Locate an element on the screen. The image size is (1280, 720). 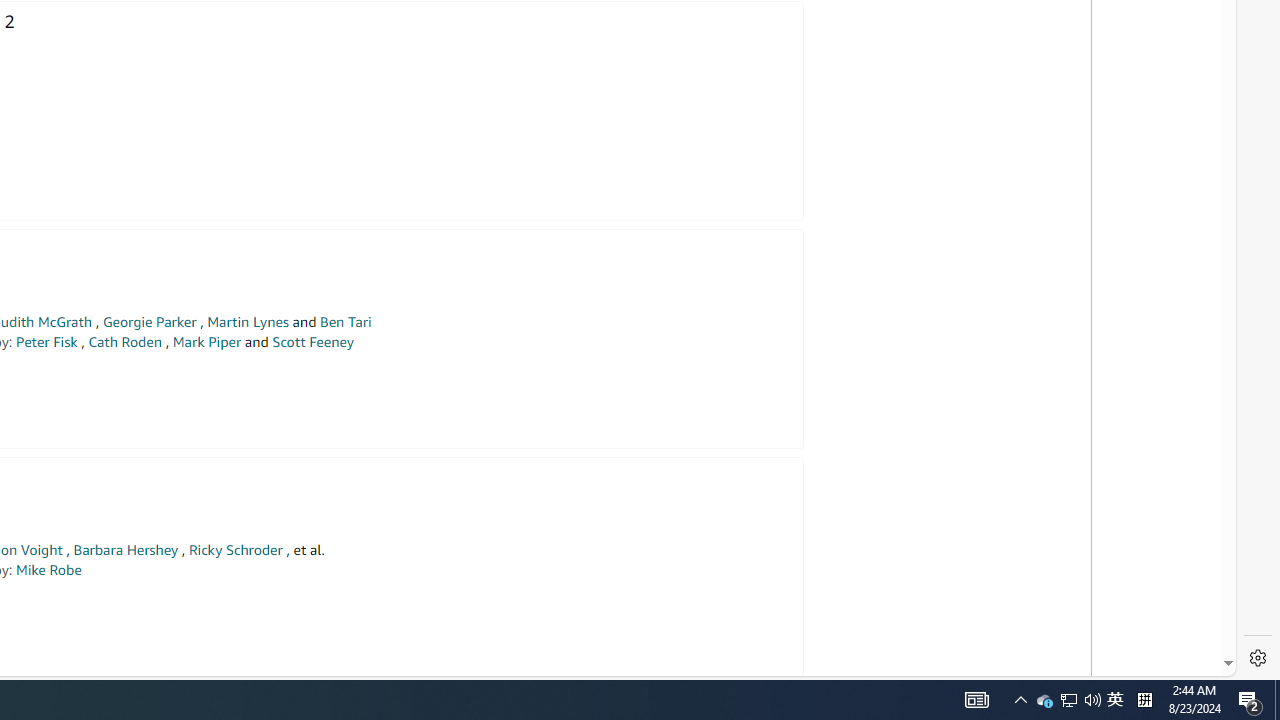
'Ben Tari' is located at coordinates (346, 321).